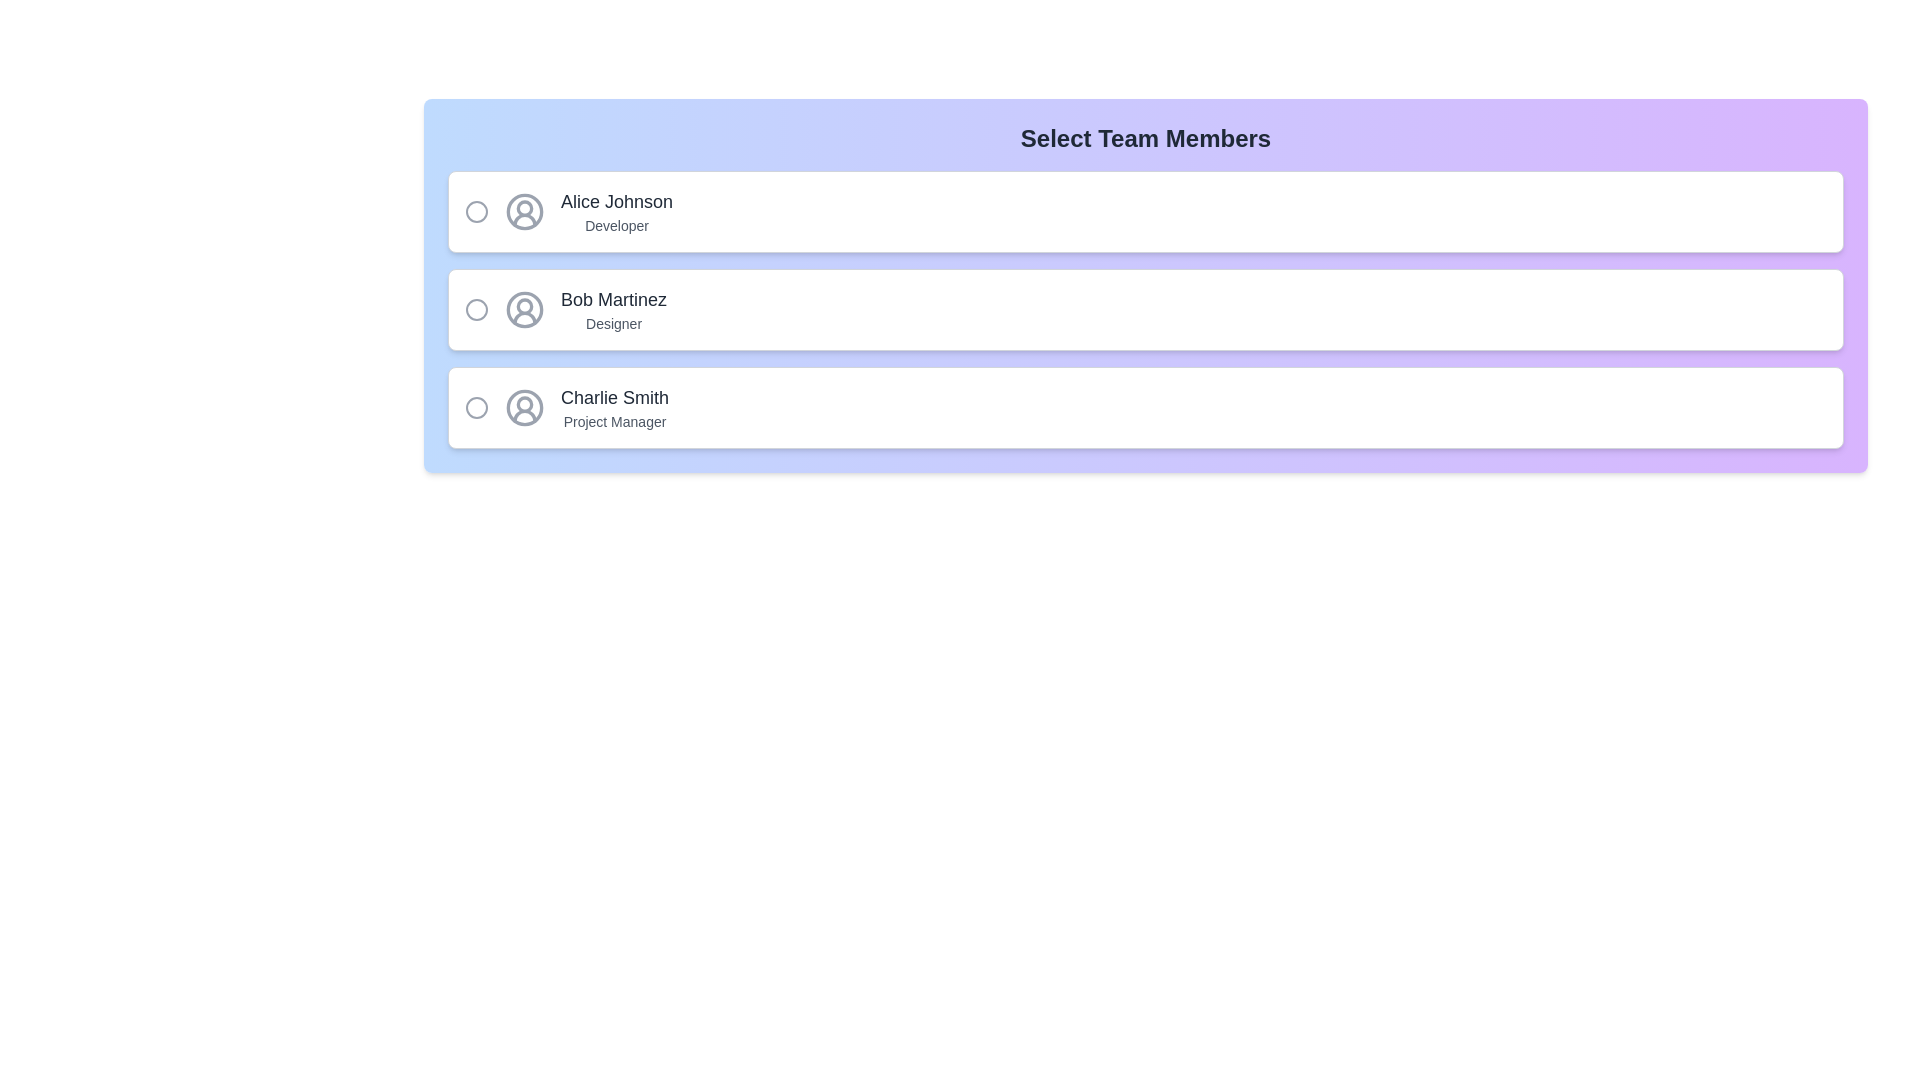  What do you see at coordinates (524, 309) in the screenshot?
I see `the outer circular boundary of the user icon for 'Bob Martinez' which is styled in a neutral gray color and is the largest circle in the triple-circle composition` at bounding box center [524, 309].